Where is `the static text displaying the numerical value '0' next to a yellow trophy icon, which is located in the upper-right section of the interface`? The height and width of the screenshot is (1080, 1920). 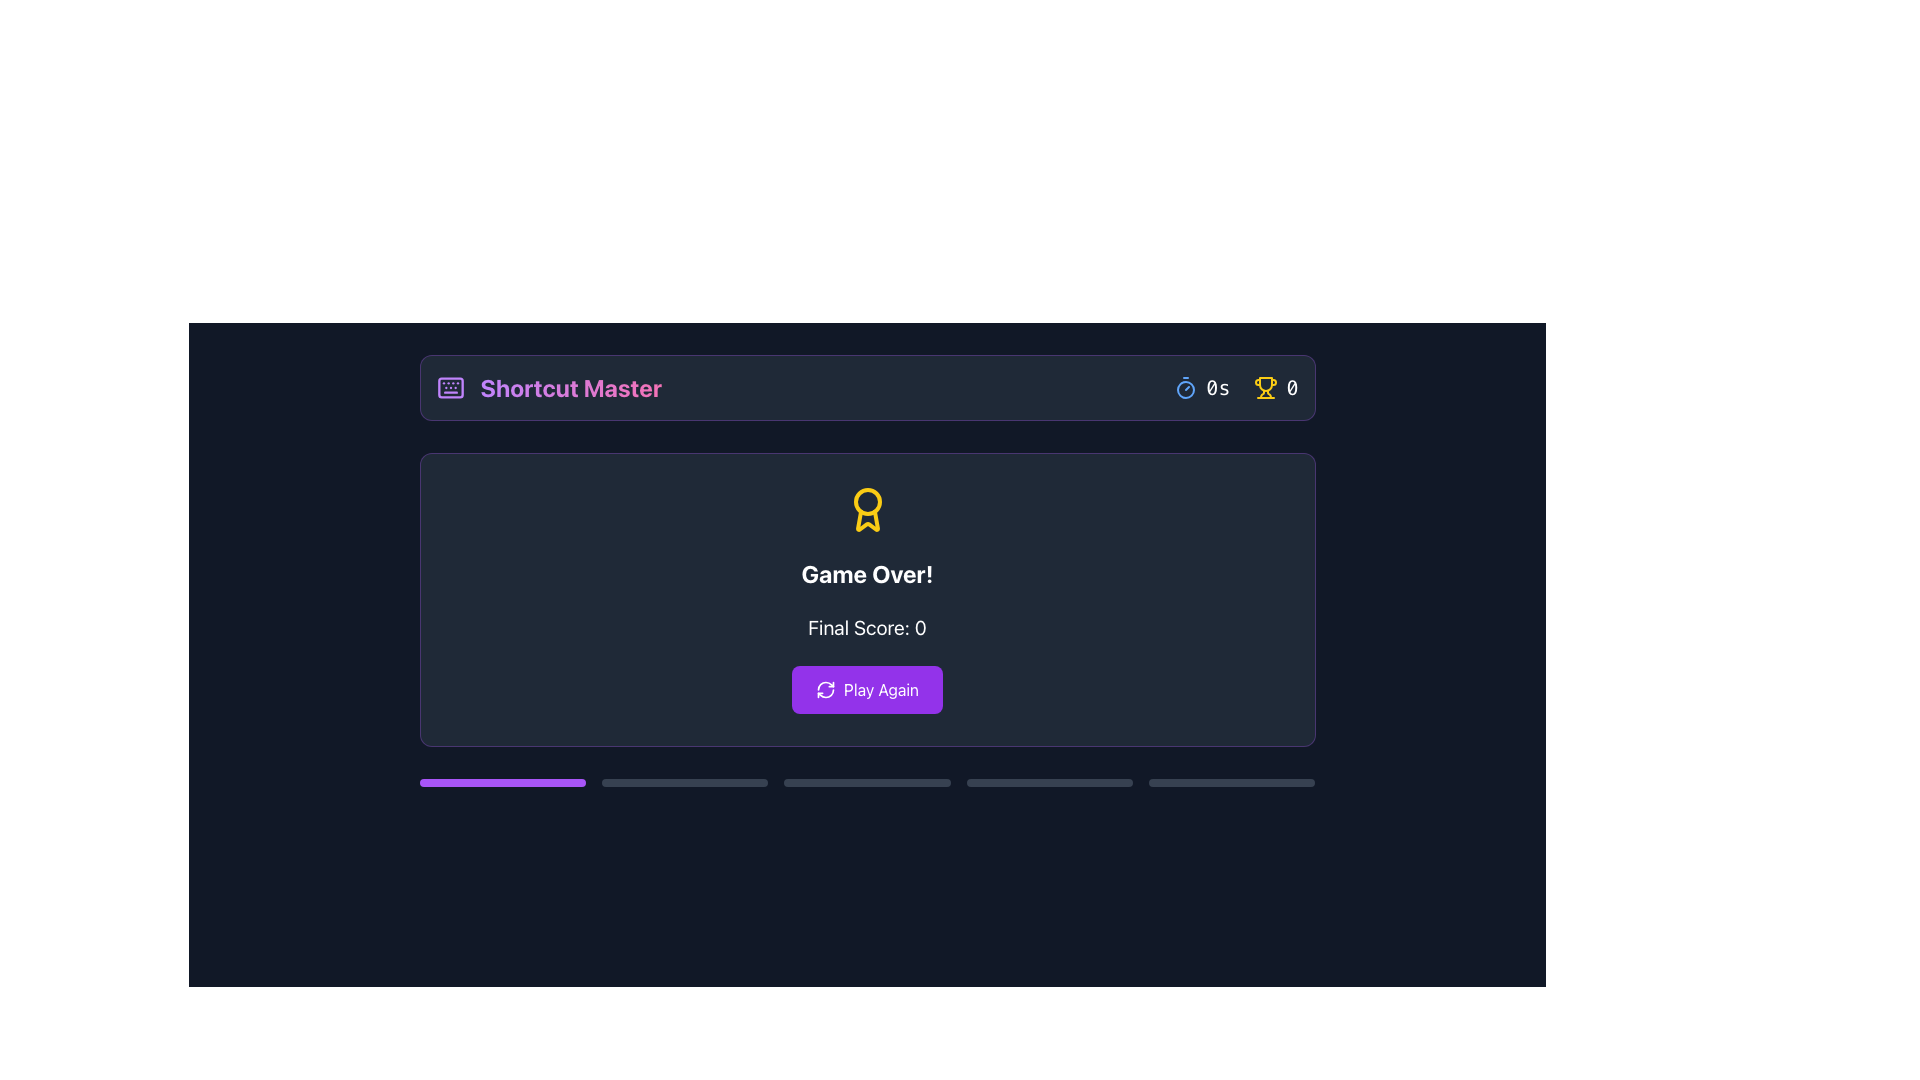 the static text displaying the numerical value '0' next to a yellow trophy icon, which is located in the upper-right section of the interface is located at coordinates (1275, 388).